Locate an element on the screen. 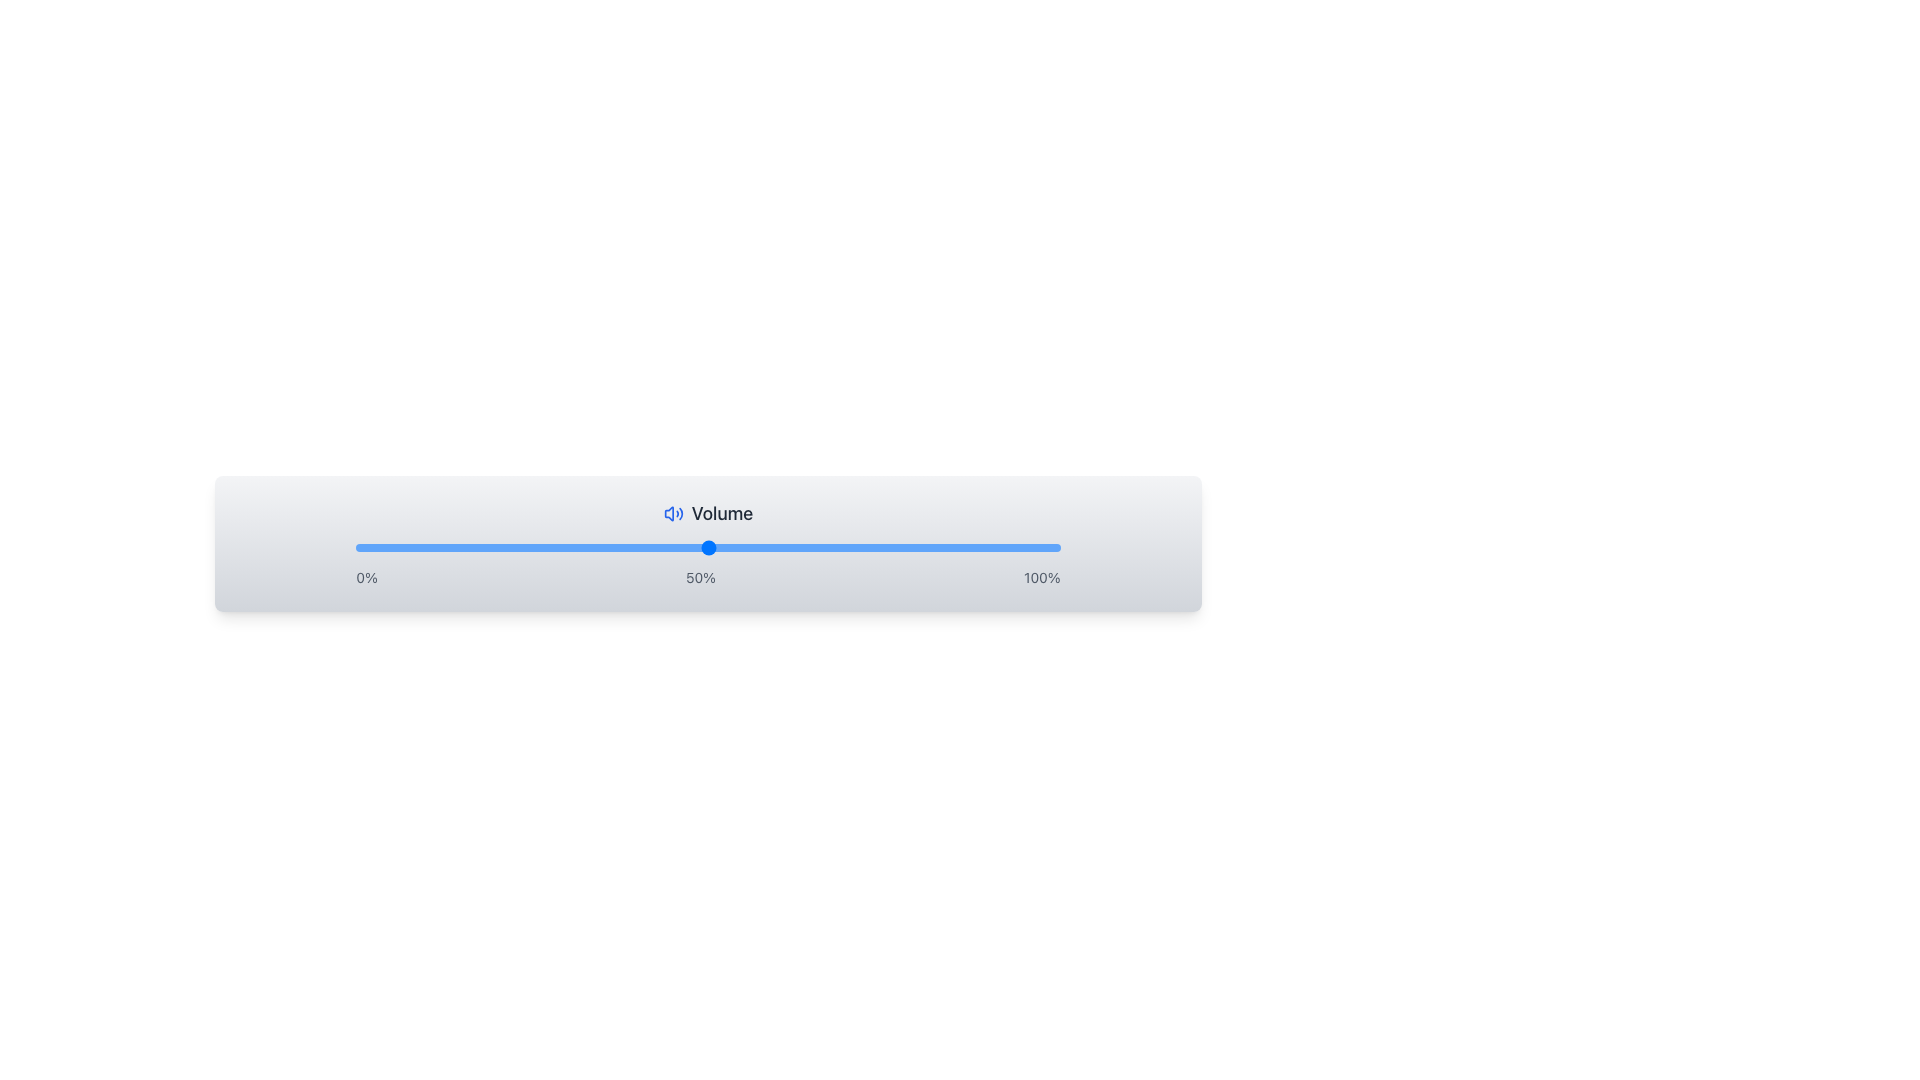 The image size is (1920, 1080). the volume is located at coordinates (834, 547).